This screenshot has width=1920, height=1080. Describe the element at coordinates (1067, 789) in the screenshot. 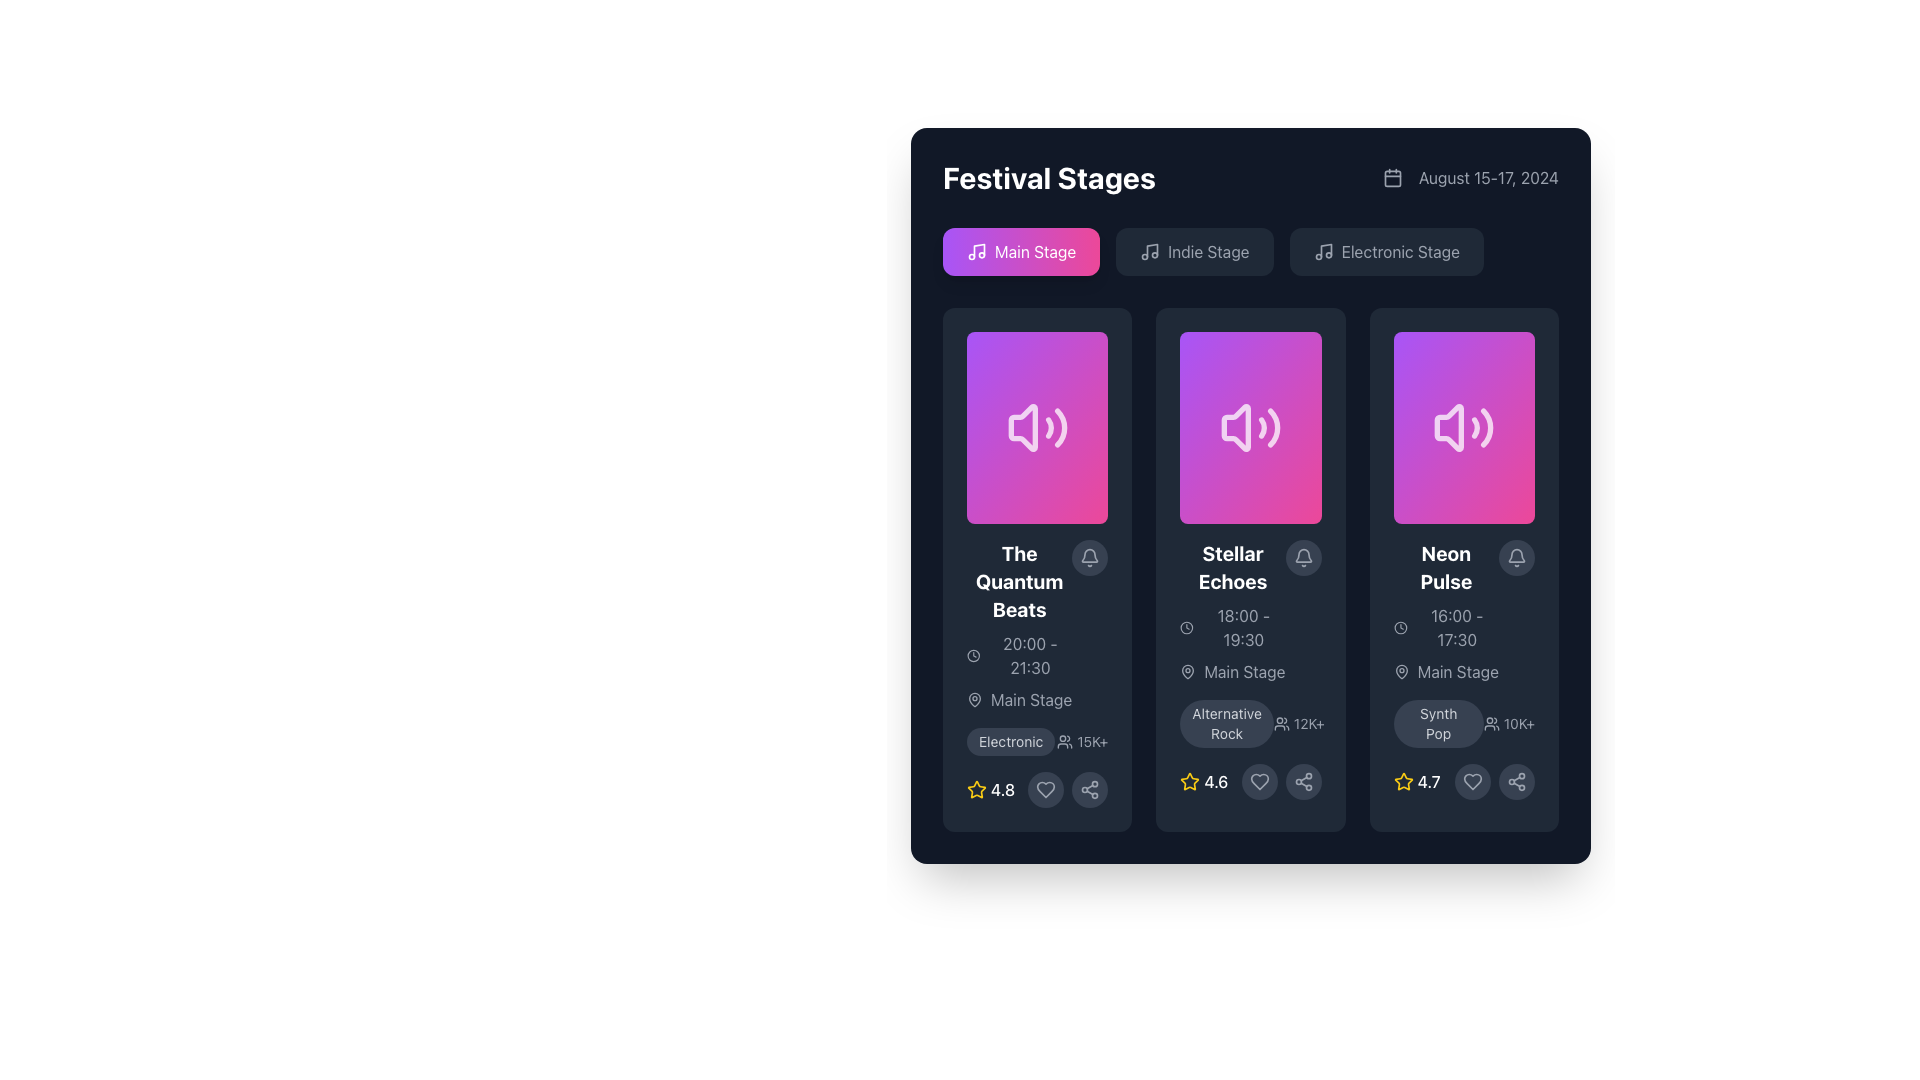

I see `the heart icon to like the content in the card titled 'The Quantum Beats', located at the bottom right adjacent to the rating star component` at that location.